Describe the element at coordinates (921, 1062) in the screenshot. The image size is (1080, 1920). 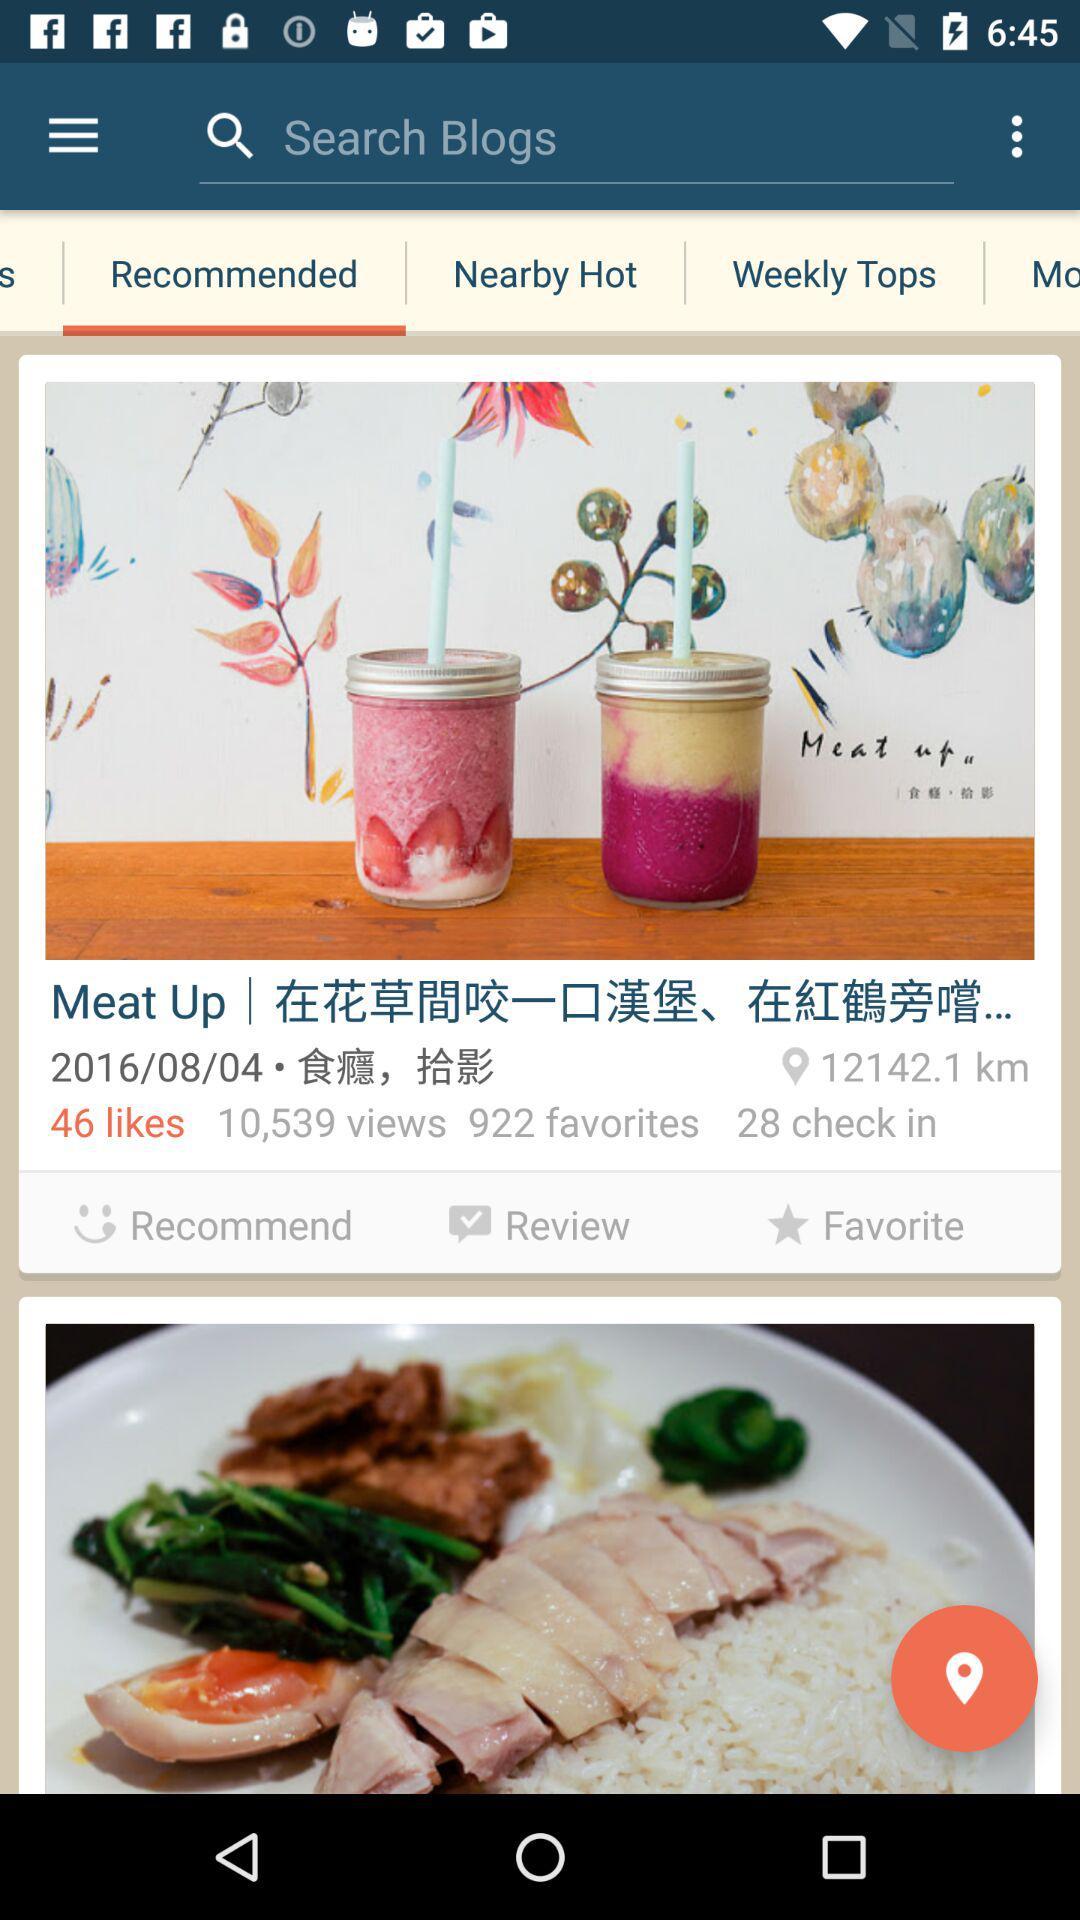
I see `the 12142.1 km icon` at that location.